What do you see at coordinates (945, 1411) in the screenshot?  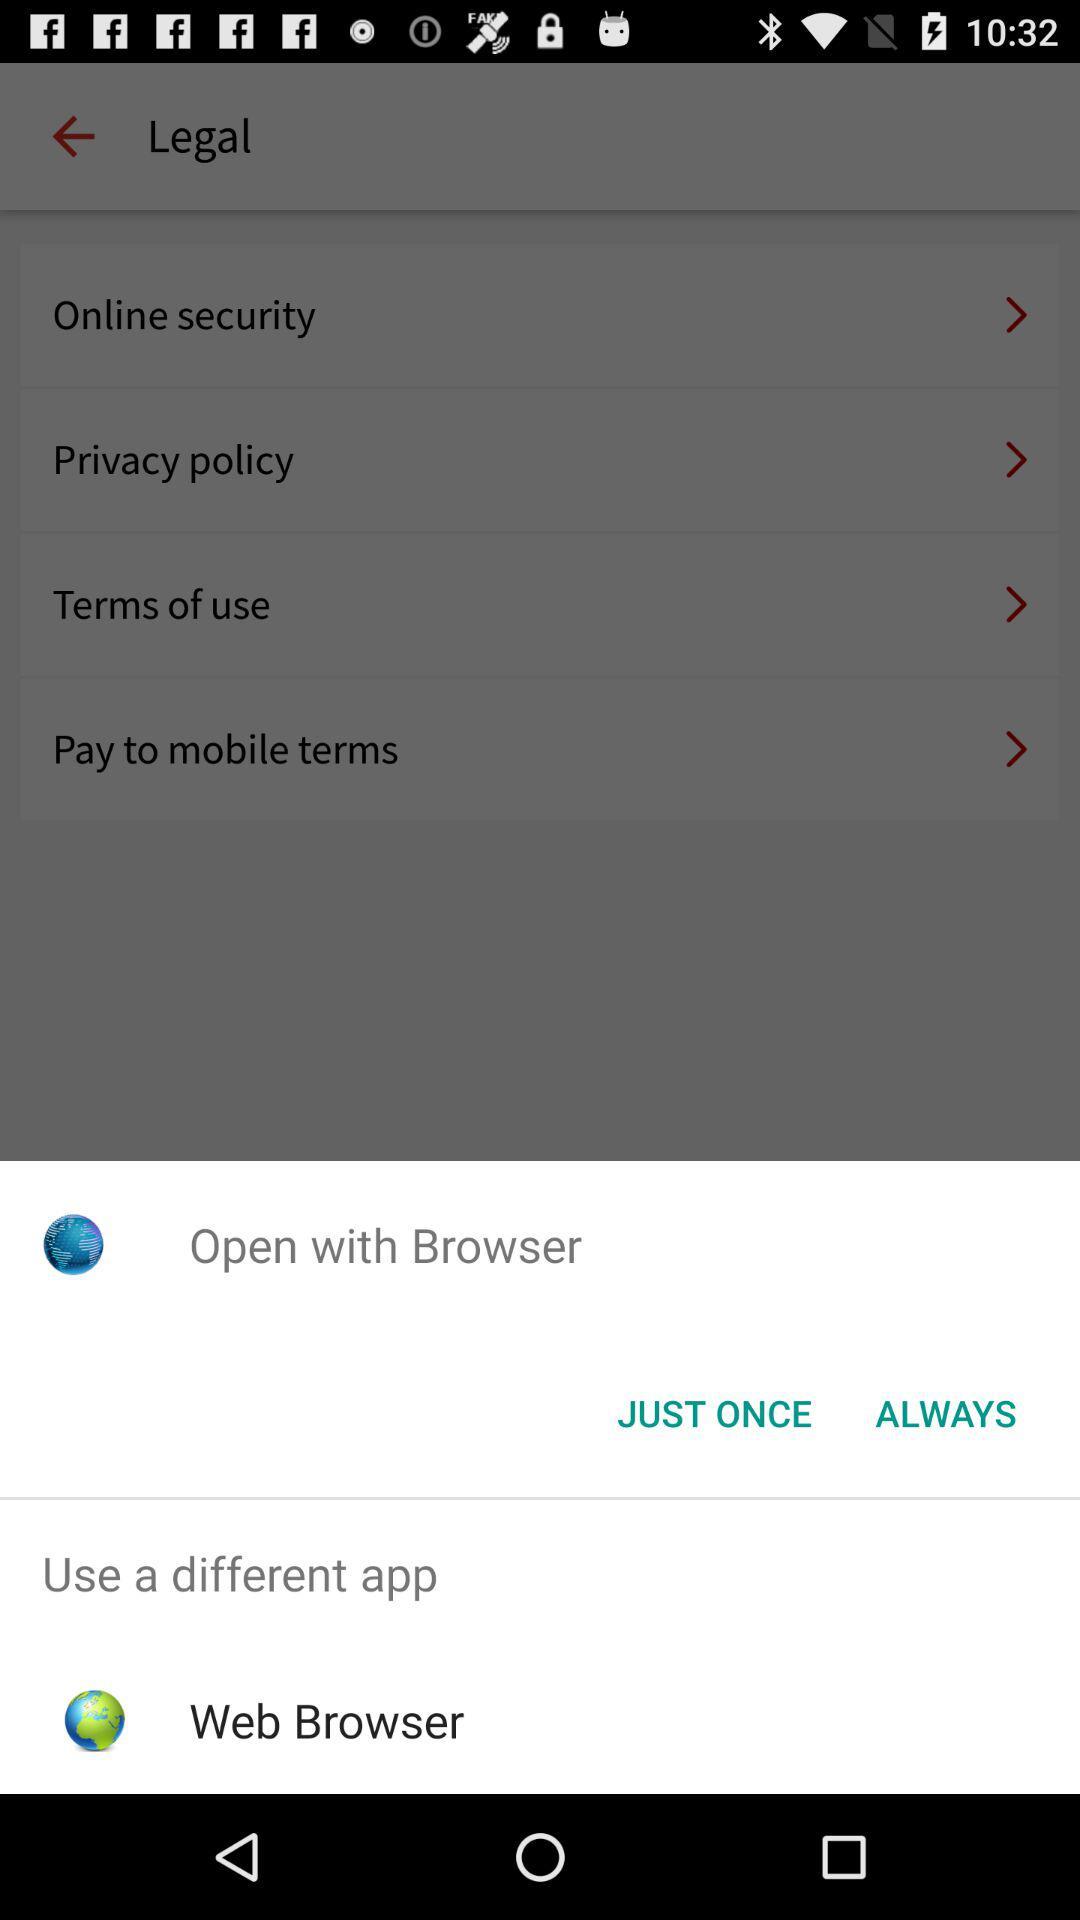 I see `the item below the open with browser app` at bounding box center [945, 1411].